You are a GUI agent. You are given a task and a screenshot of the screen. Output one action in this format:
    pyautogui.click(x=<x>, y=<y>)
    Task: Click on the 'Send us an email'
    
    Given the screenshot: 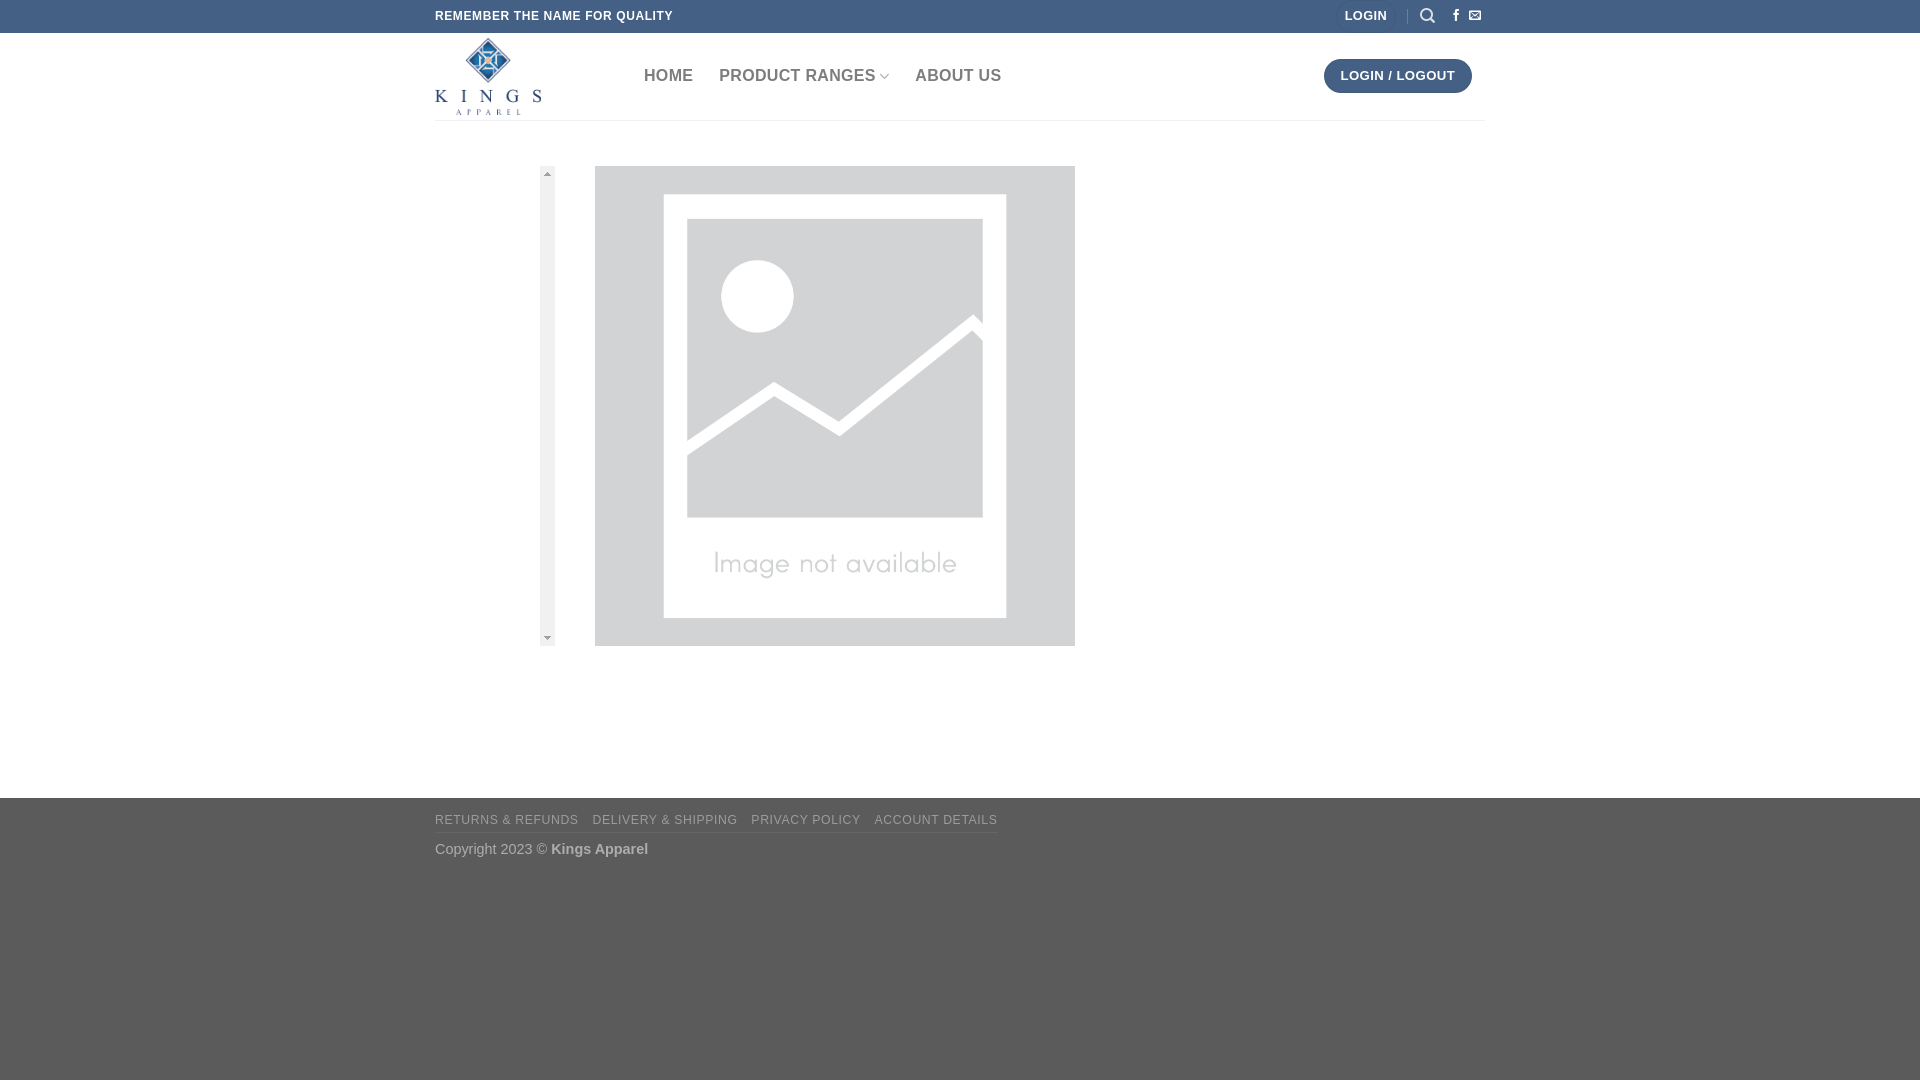 What is the action you would take?
    pyautogui.click(x=1474, y=15)
    